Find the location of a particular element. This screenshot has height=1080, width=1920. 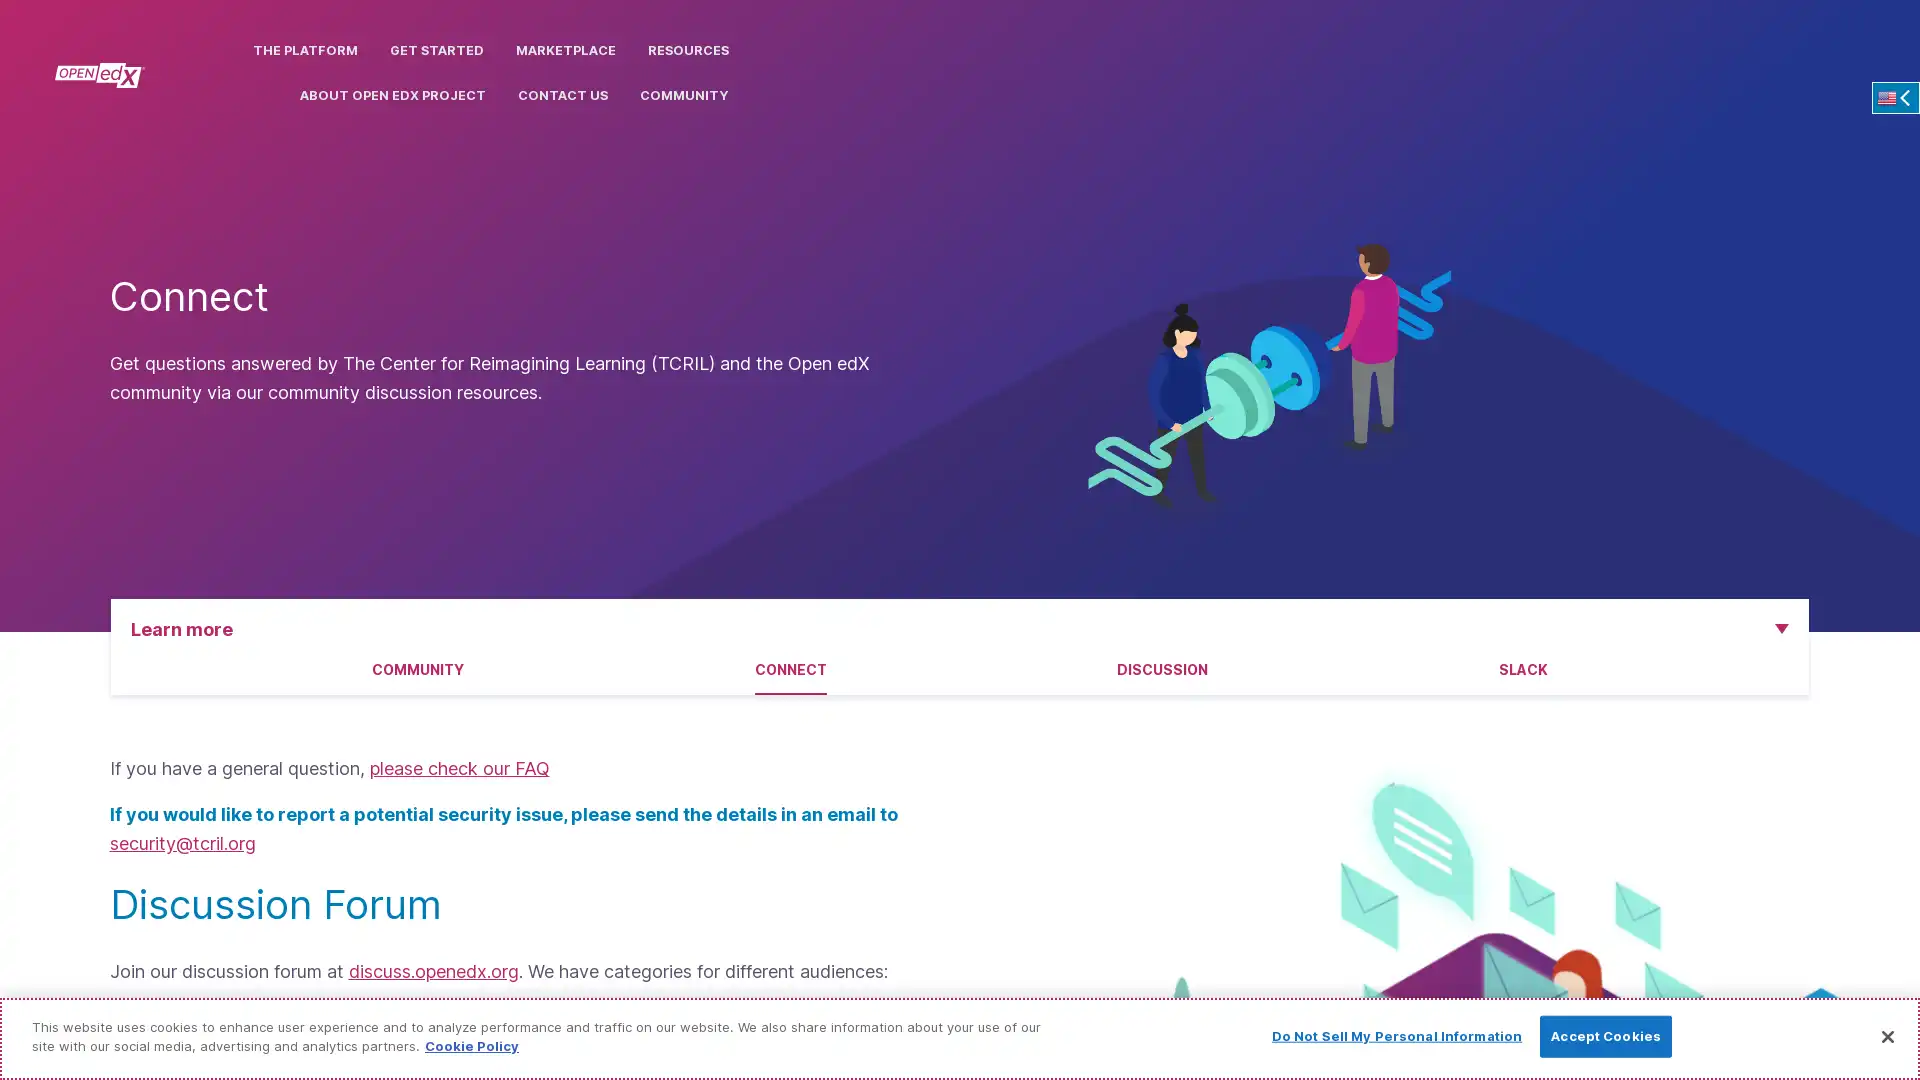

Do Not Sell My Personal Information is located at coordinates (1395, 1035).